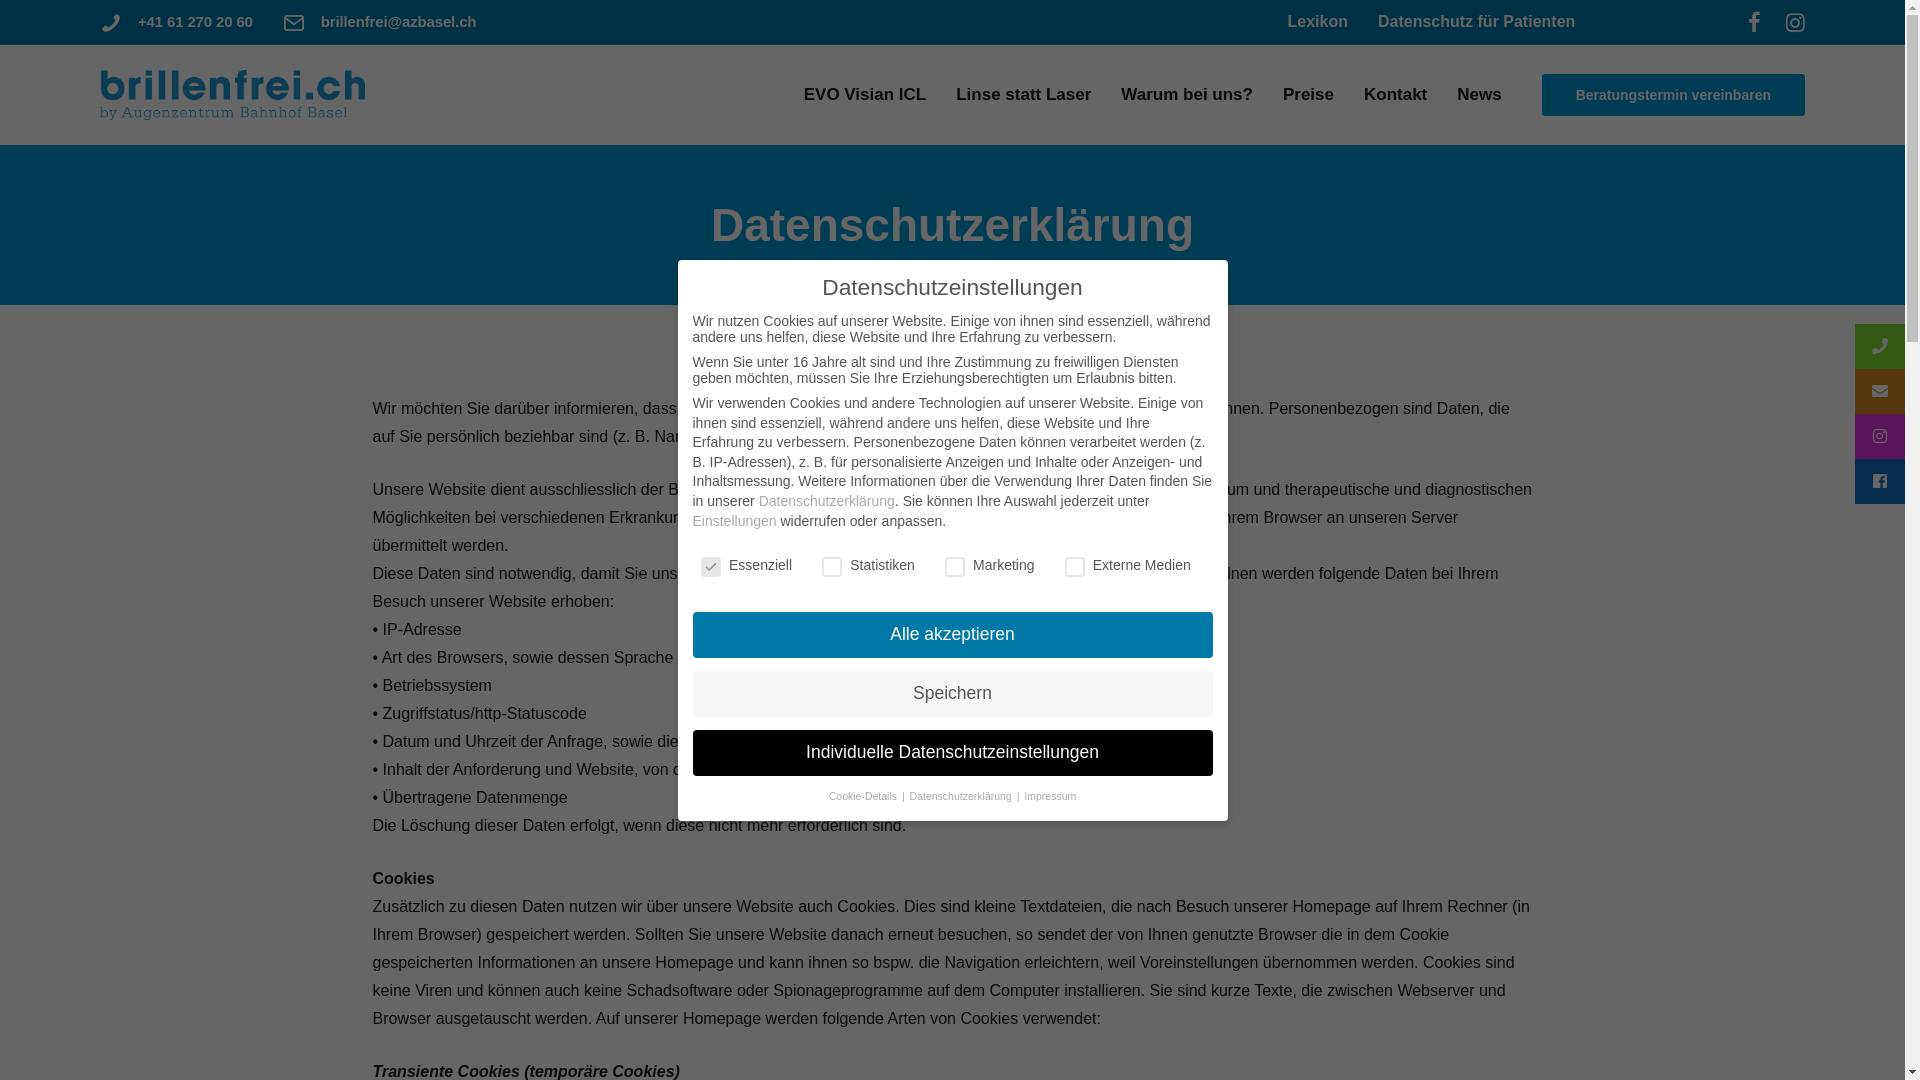 The image size is (1920, 1080). What do you see at coordinates (865, 94) in the screenshot?
I see `'EVO Visian ICL'` at bounding box center [865, 94].